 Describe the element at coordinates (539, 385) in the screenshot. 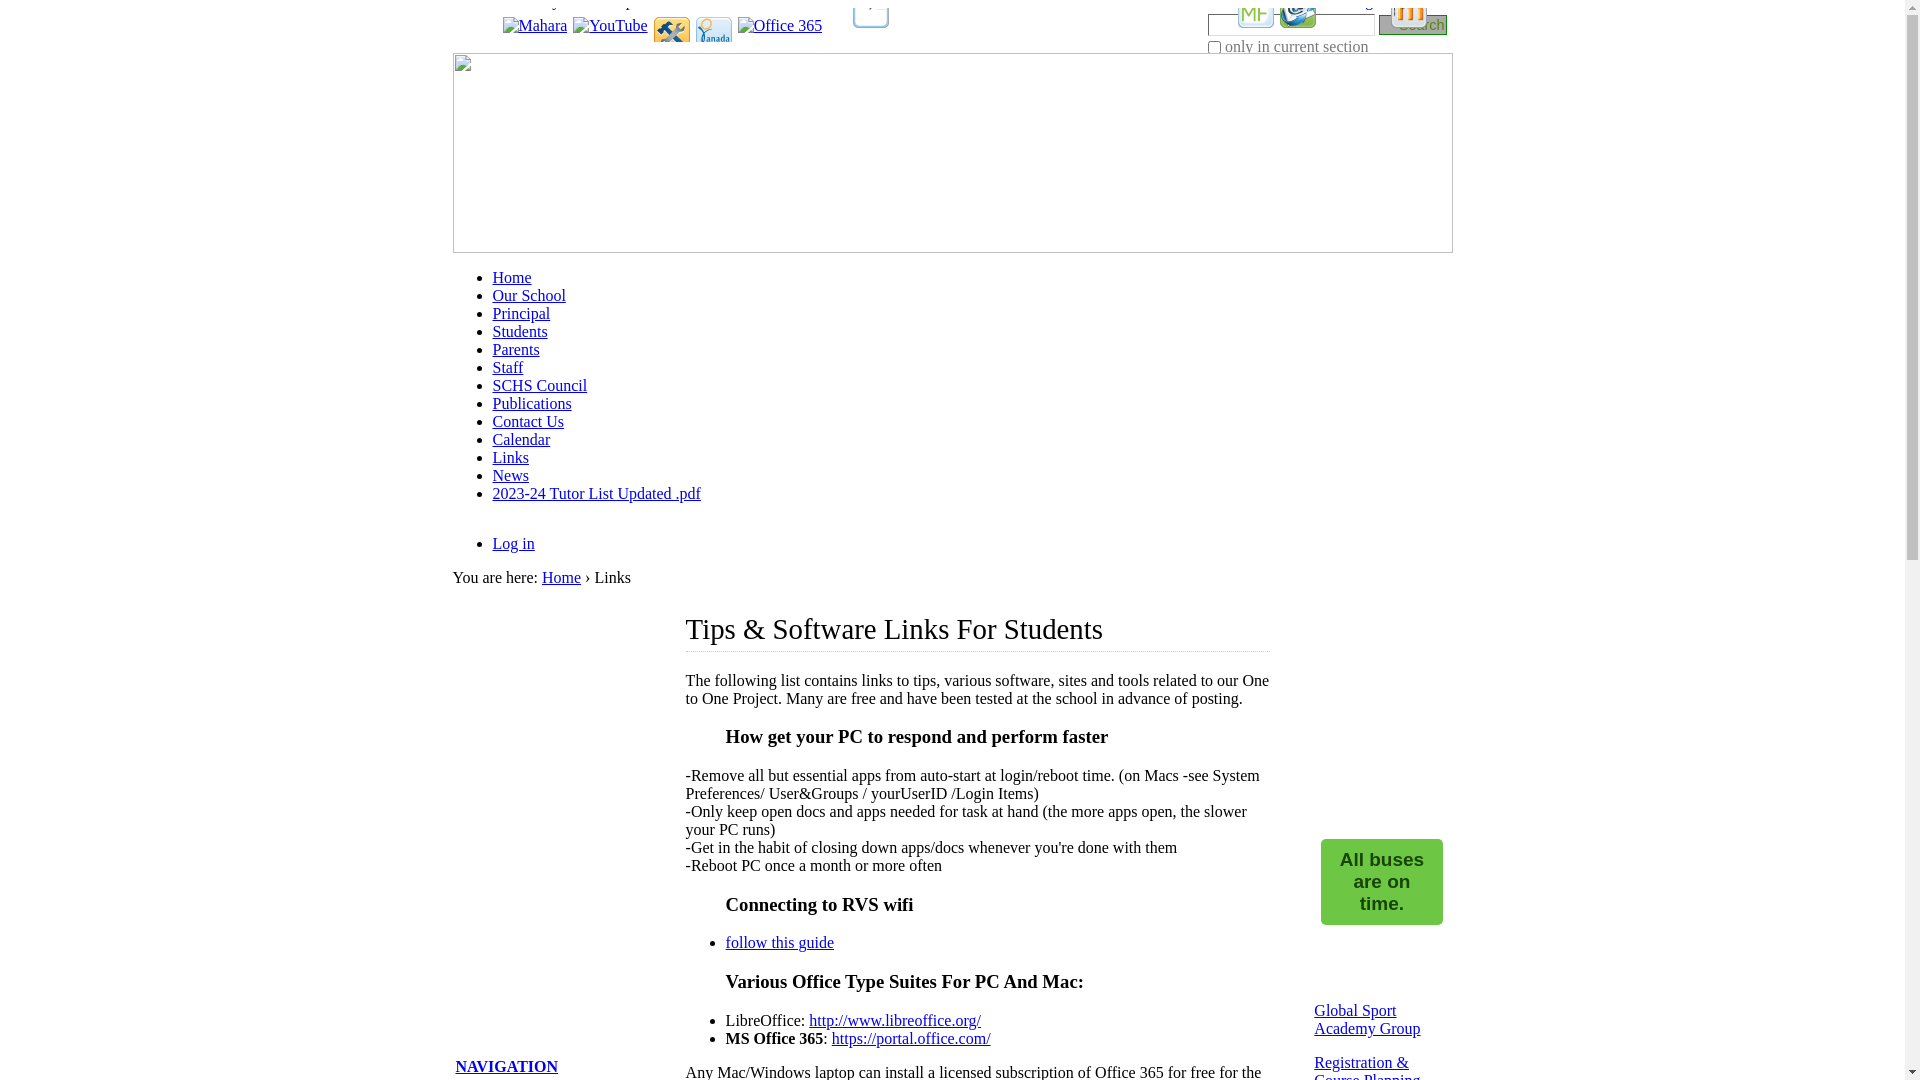

I see `'SCHS Council'` at that location.